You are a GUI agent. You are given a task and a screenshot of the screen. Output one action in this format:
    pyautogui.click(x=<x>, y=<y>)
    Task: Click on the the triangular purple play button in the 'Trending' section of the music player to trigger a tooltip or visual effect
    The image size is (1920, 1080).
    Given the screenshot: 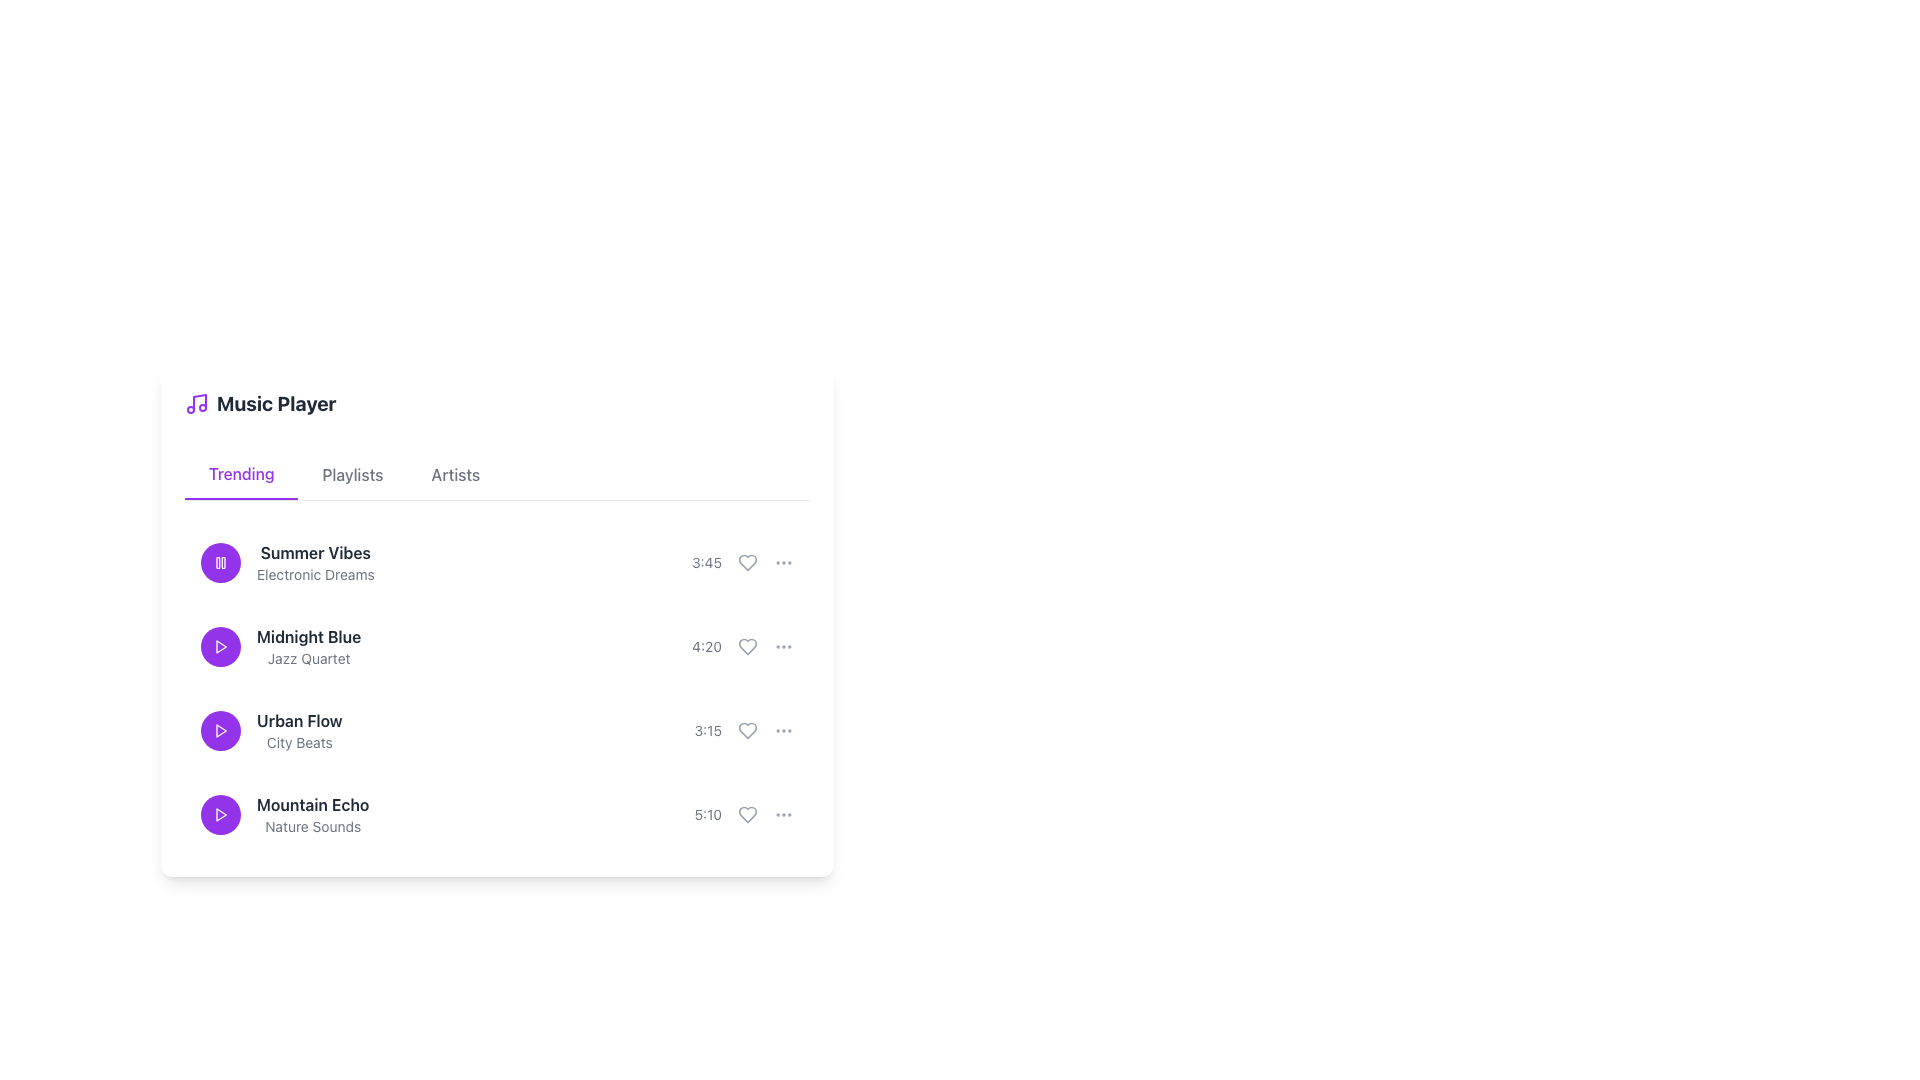 What is the action you would take?
    pyautogui.click(x=221, y=731)
    